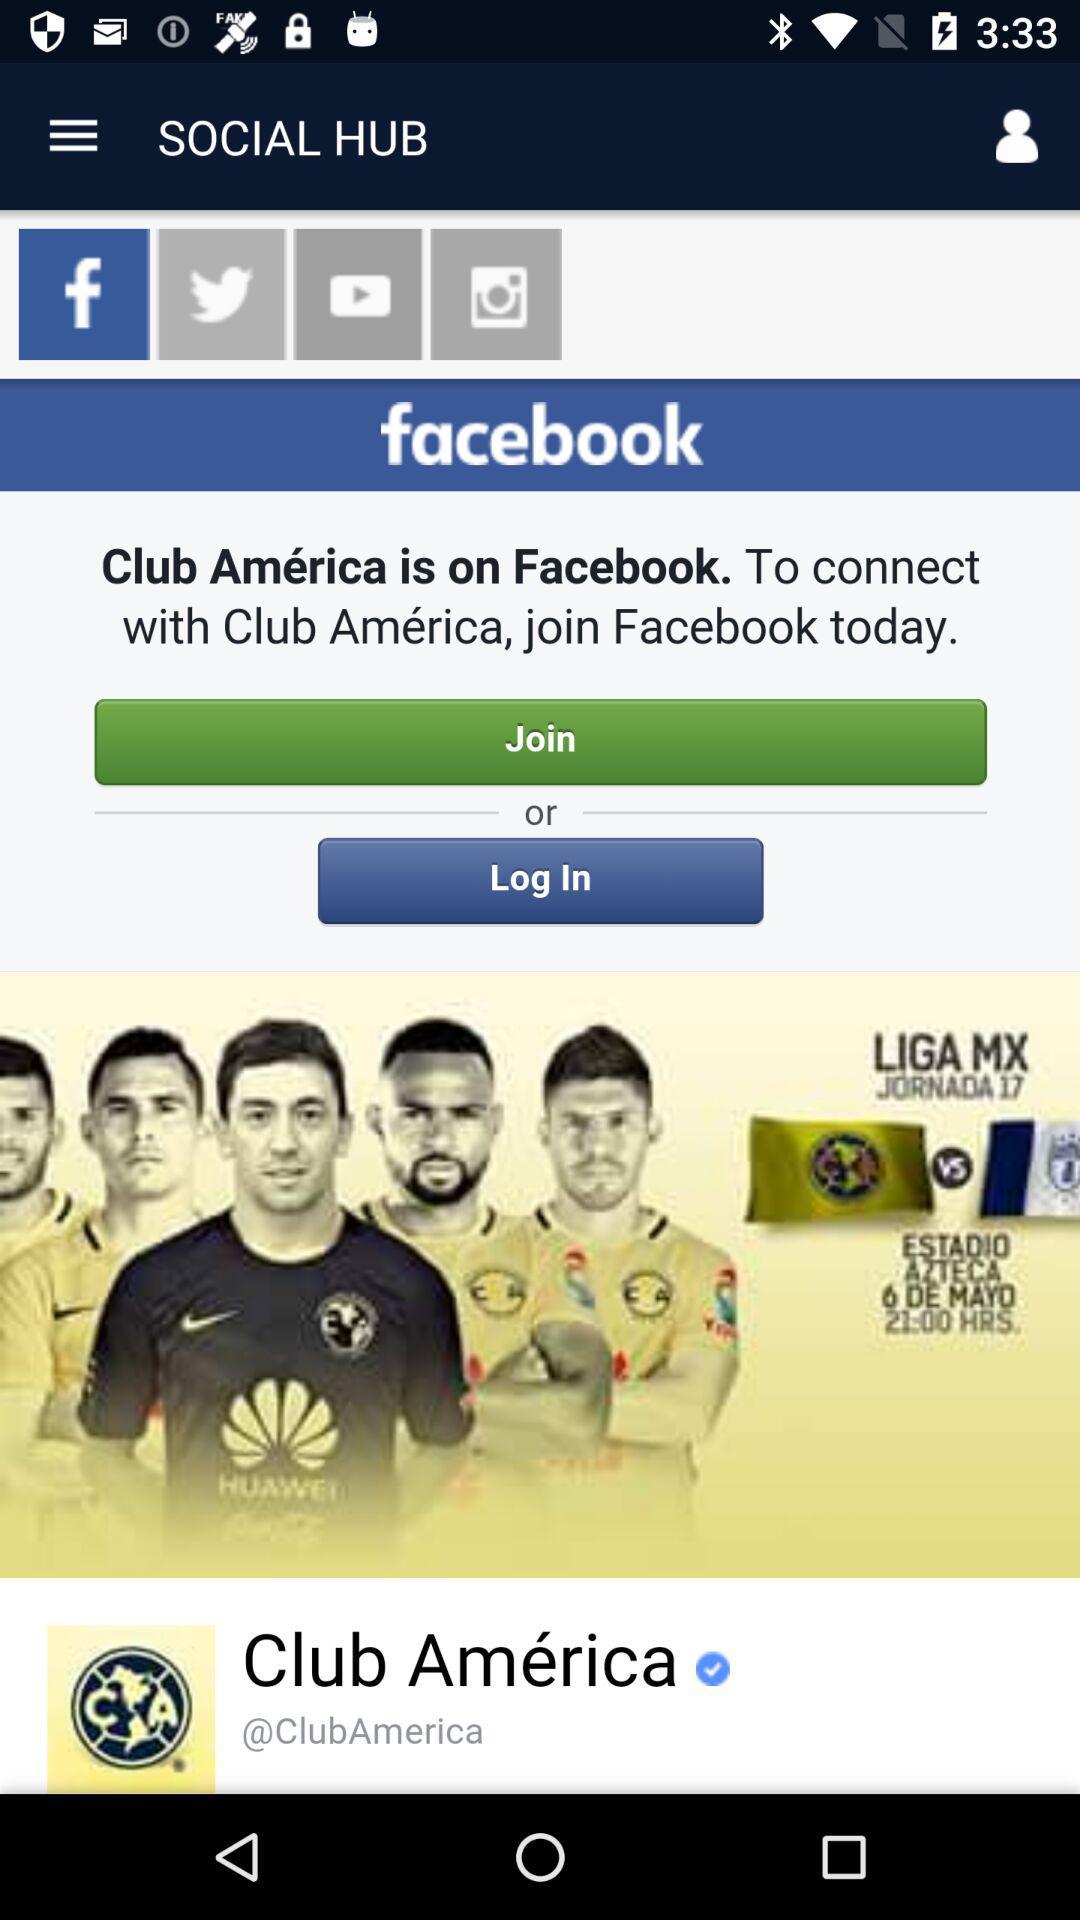 The image size is (1080, 1920). Describe the element at coordinates (72, 135) in the screenshot. I see `menu icon option` at that location.